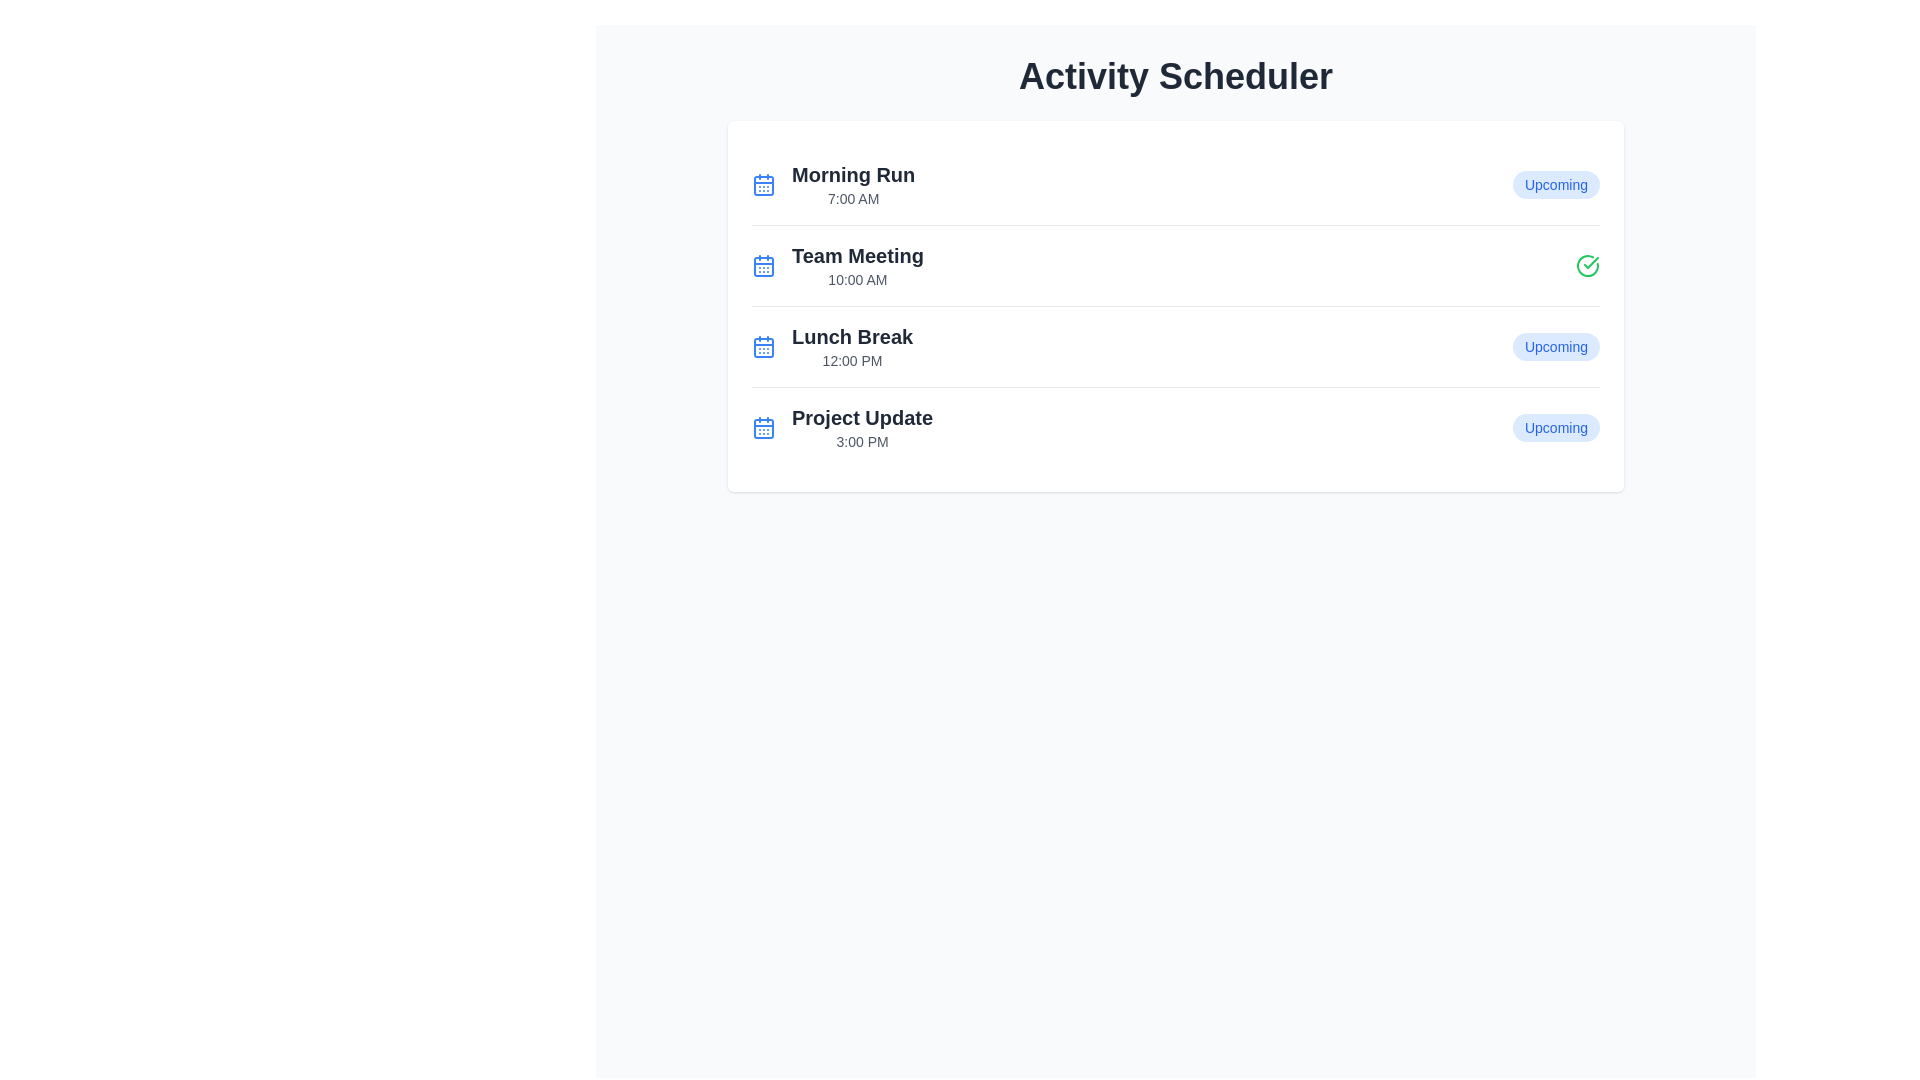 Image resolution: width=1920 pixels, height=1080 pixels. Describe the element at coordinates (1587, 265) in the screenshot. I see `the circular outline of the green checkmark icon that signifies a completed or selected status for the 'Team Meeting' task` at that location.